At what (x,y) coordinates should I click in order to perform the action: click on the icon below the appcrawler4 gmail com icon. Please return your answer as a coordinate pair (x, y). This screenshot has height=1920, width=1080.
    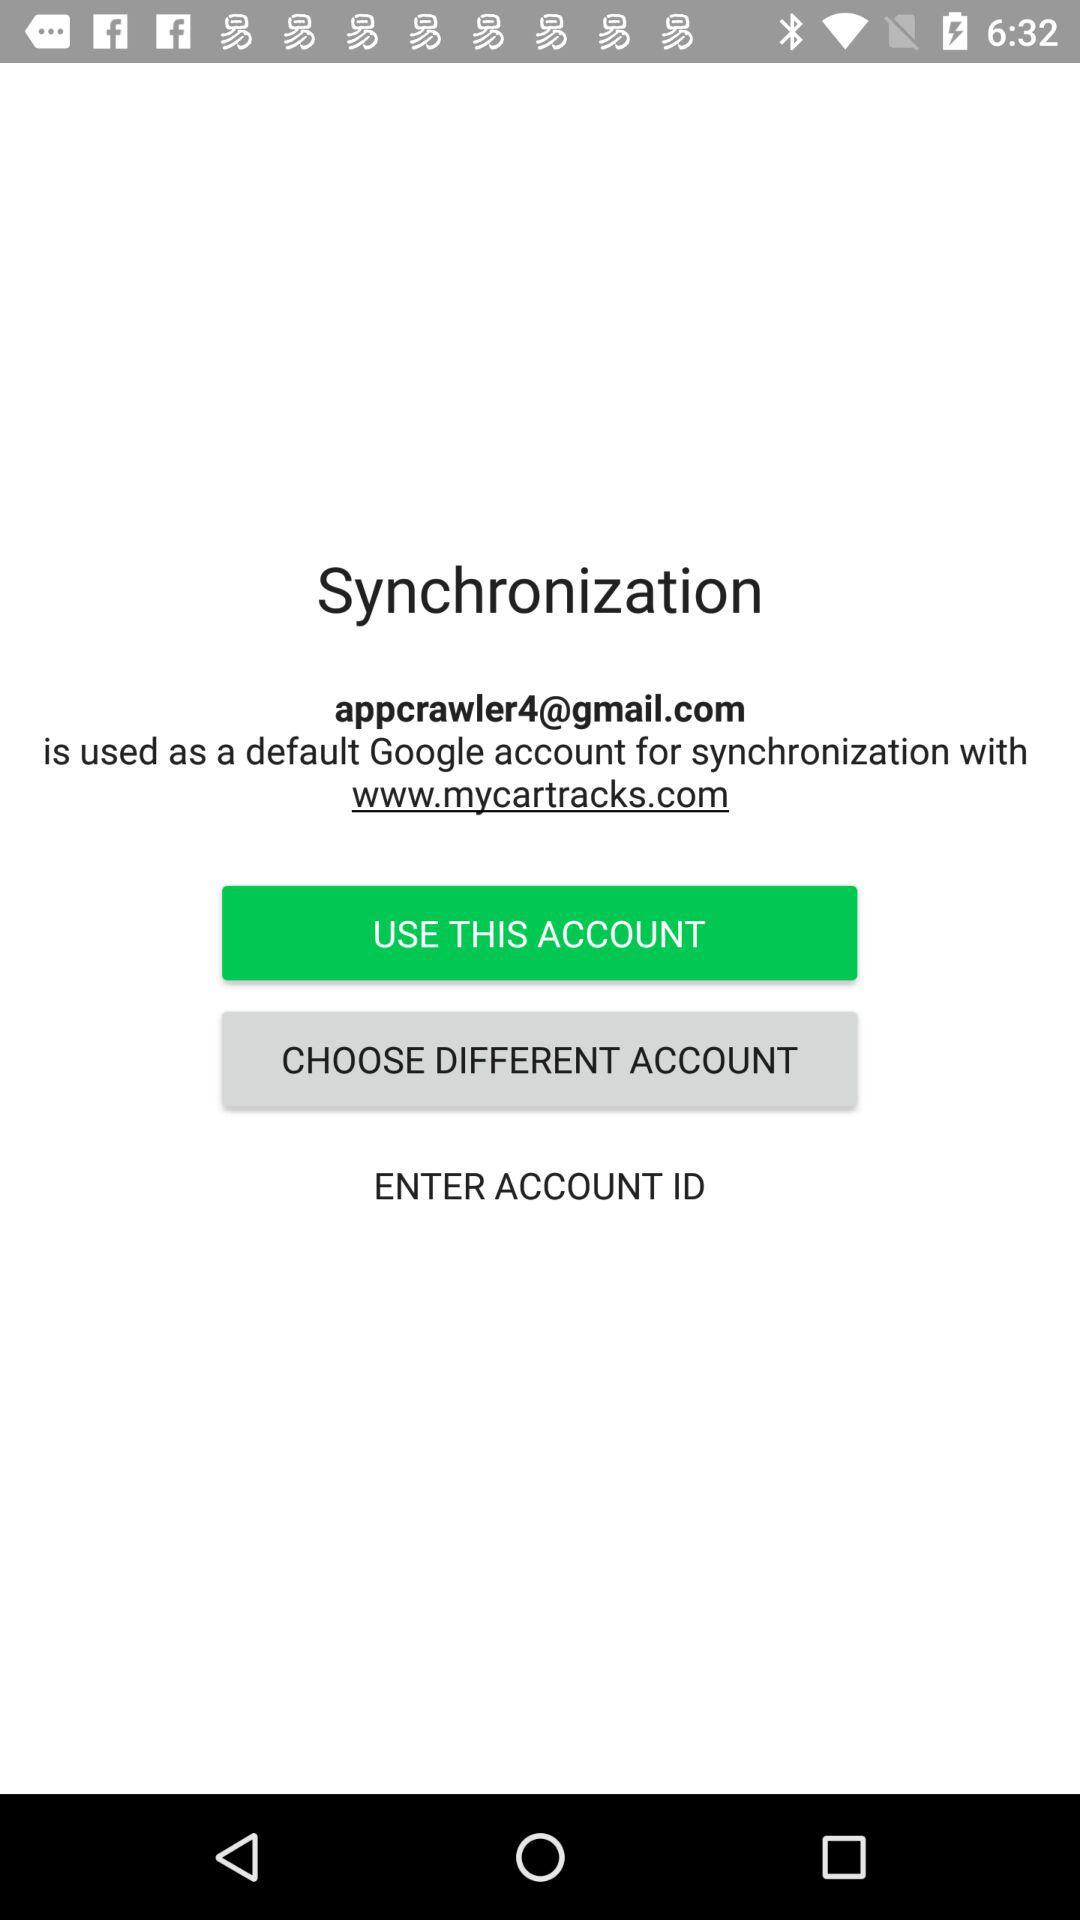
    Looking at the image, I should click on (538, 931).